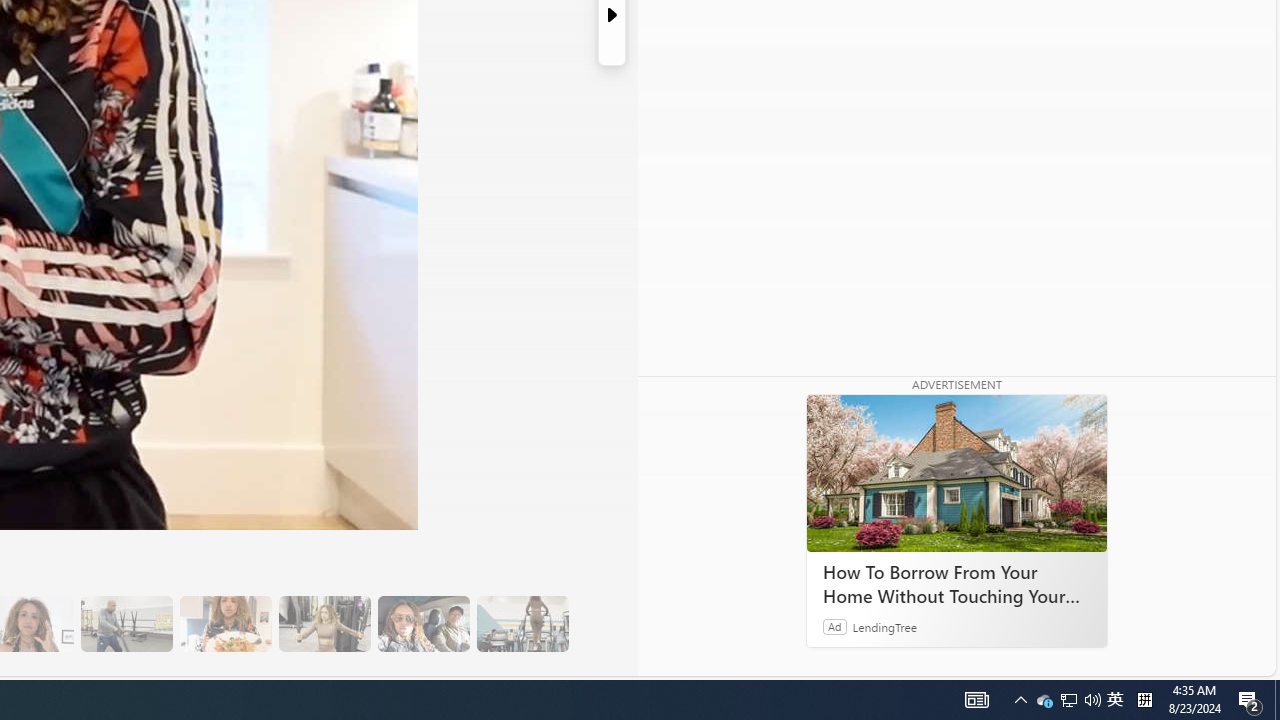  I want to click on 'LendingTree', so click(884, 625).